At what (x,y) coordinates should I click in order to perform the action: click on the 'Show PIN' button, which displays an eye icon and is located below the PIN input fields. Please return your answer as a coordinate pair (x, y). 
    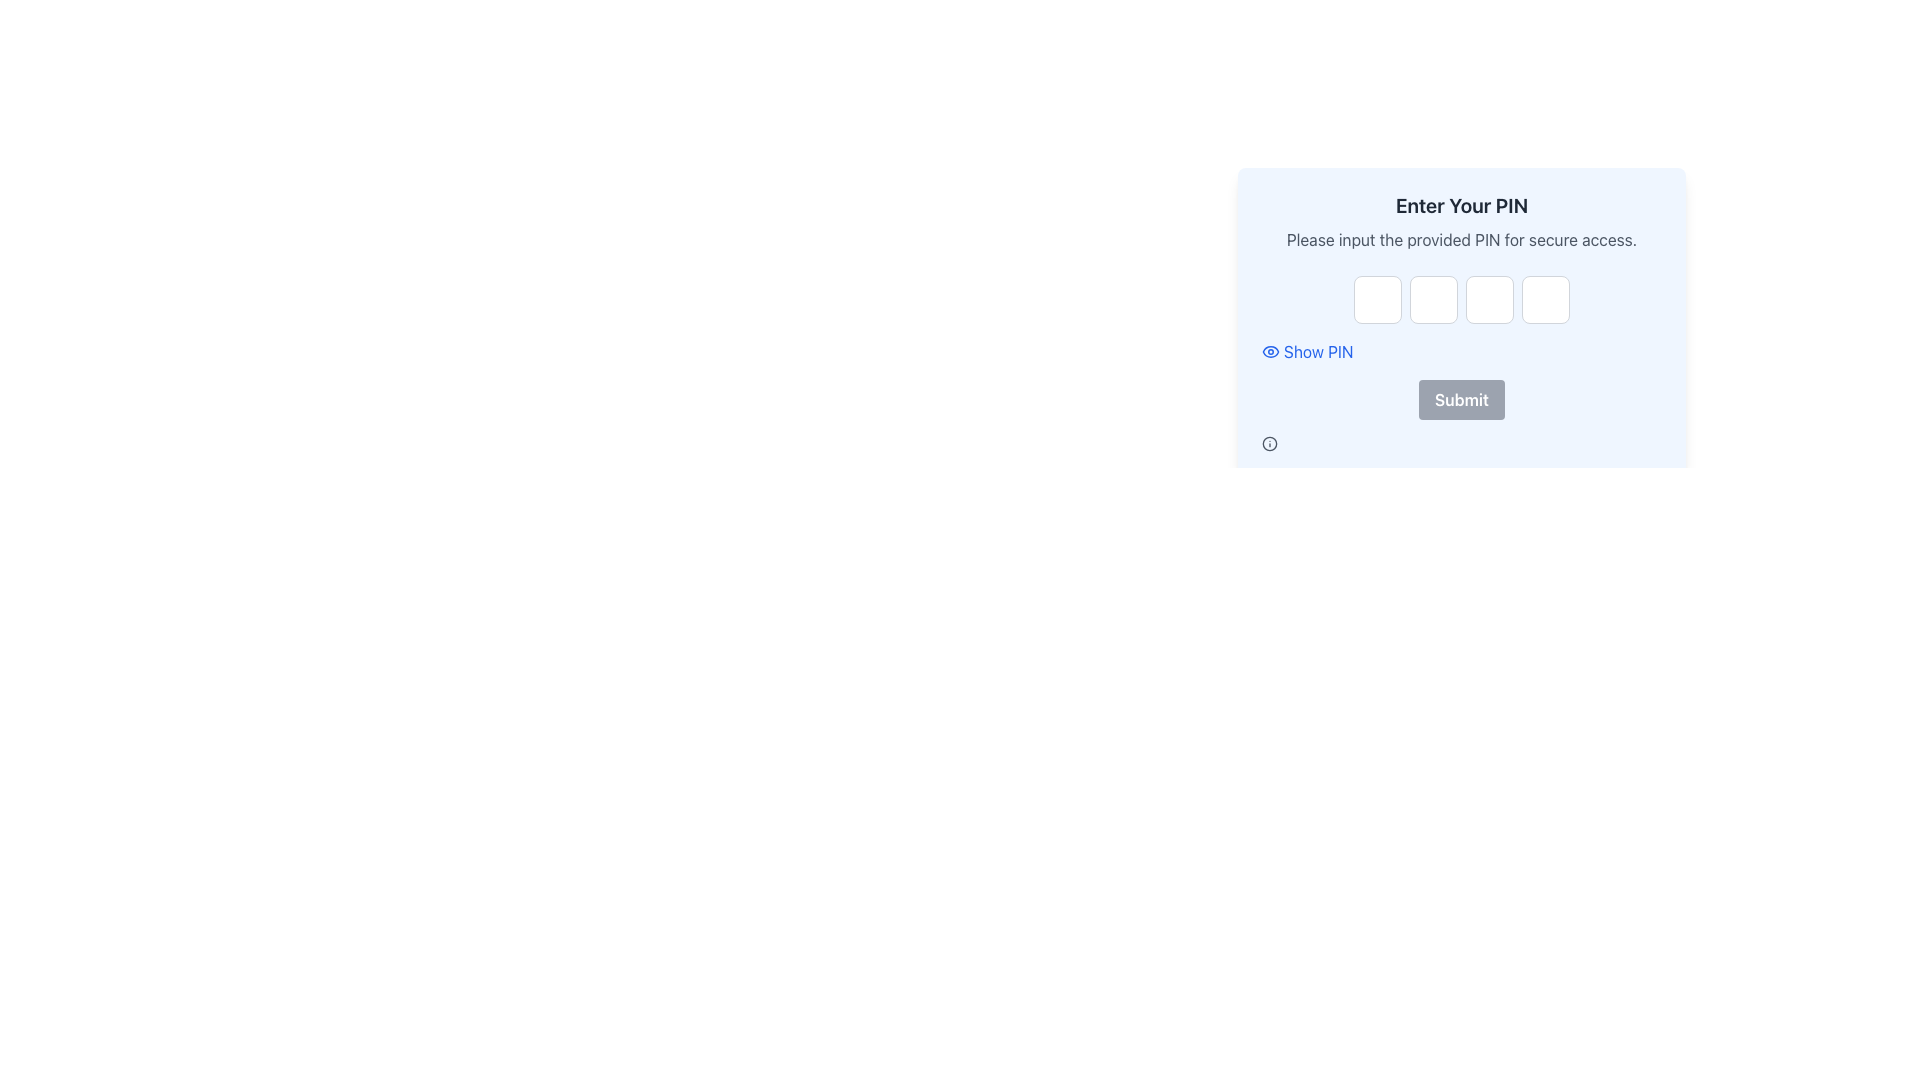
    Looking at the image, I should click on (1307, 350).